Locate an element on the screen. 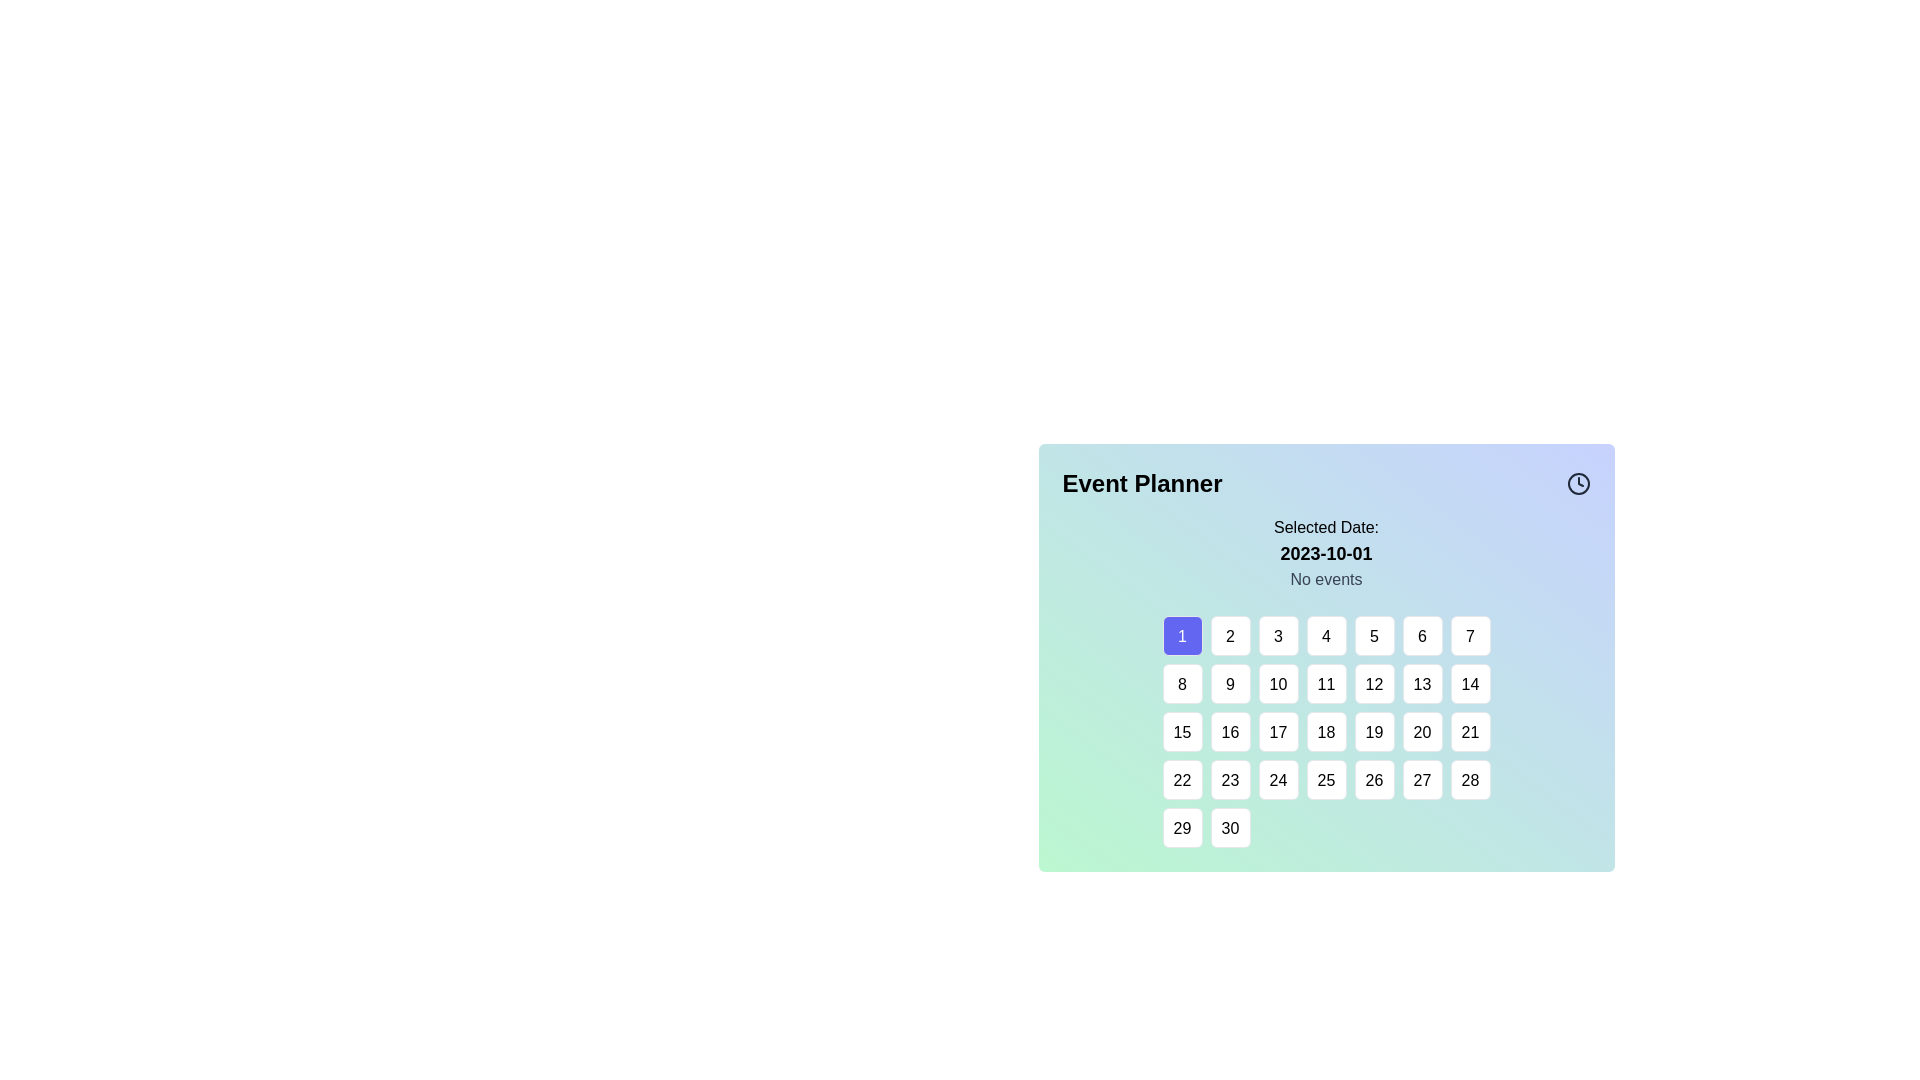 This screenshot has height=1080, width=1920. the decorative clock icon located at the top-right corner of the 'Event Planner' title section, adjacent to the text 'Event Planner' is located at coordinates (1577, 483).